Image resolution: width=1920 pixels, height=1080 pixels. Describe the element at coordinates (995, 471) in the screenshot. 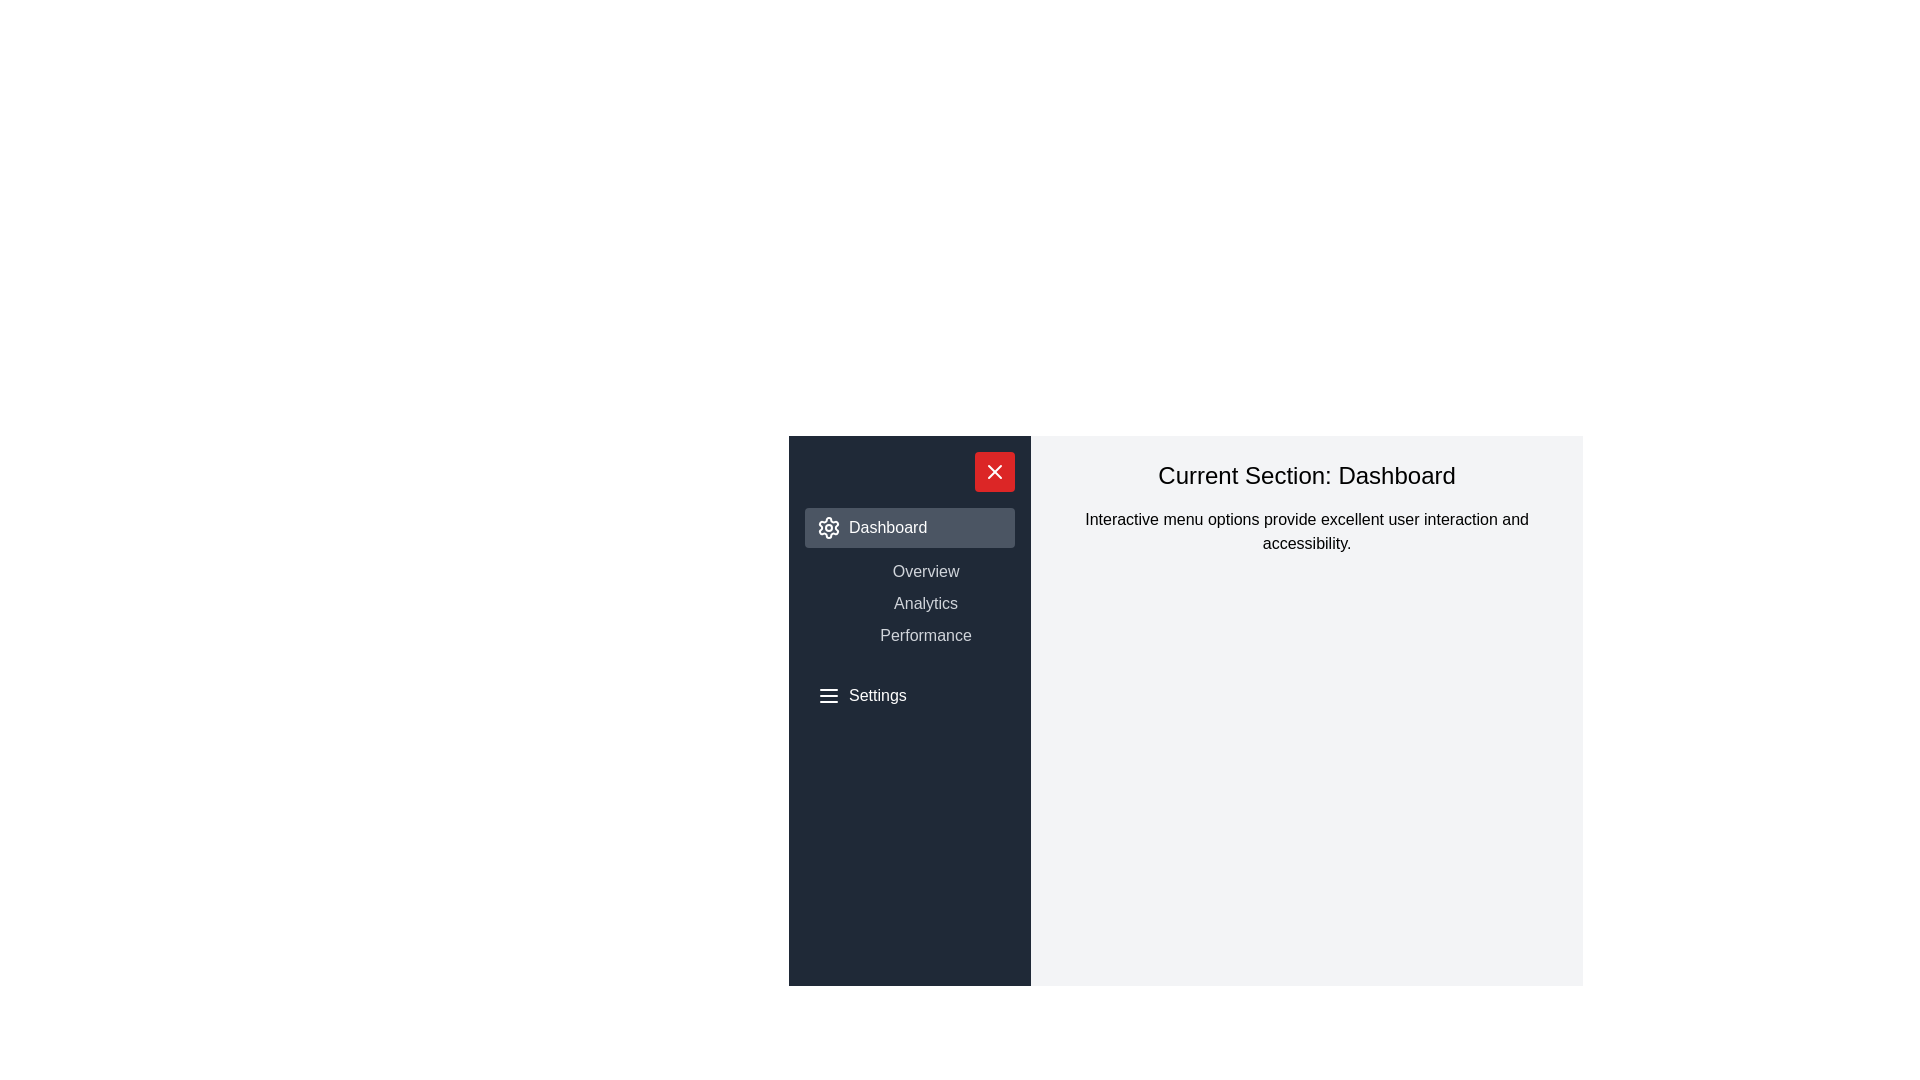

I see `the close button located at the top-right corner of the navigation sidebar` at that location.